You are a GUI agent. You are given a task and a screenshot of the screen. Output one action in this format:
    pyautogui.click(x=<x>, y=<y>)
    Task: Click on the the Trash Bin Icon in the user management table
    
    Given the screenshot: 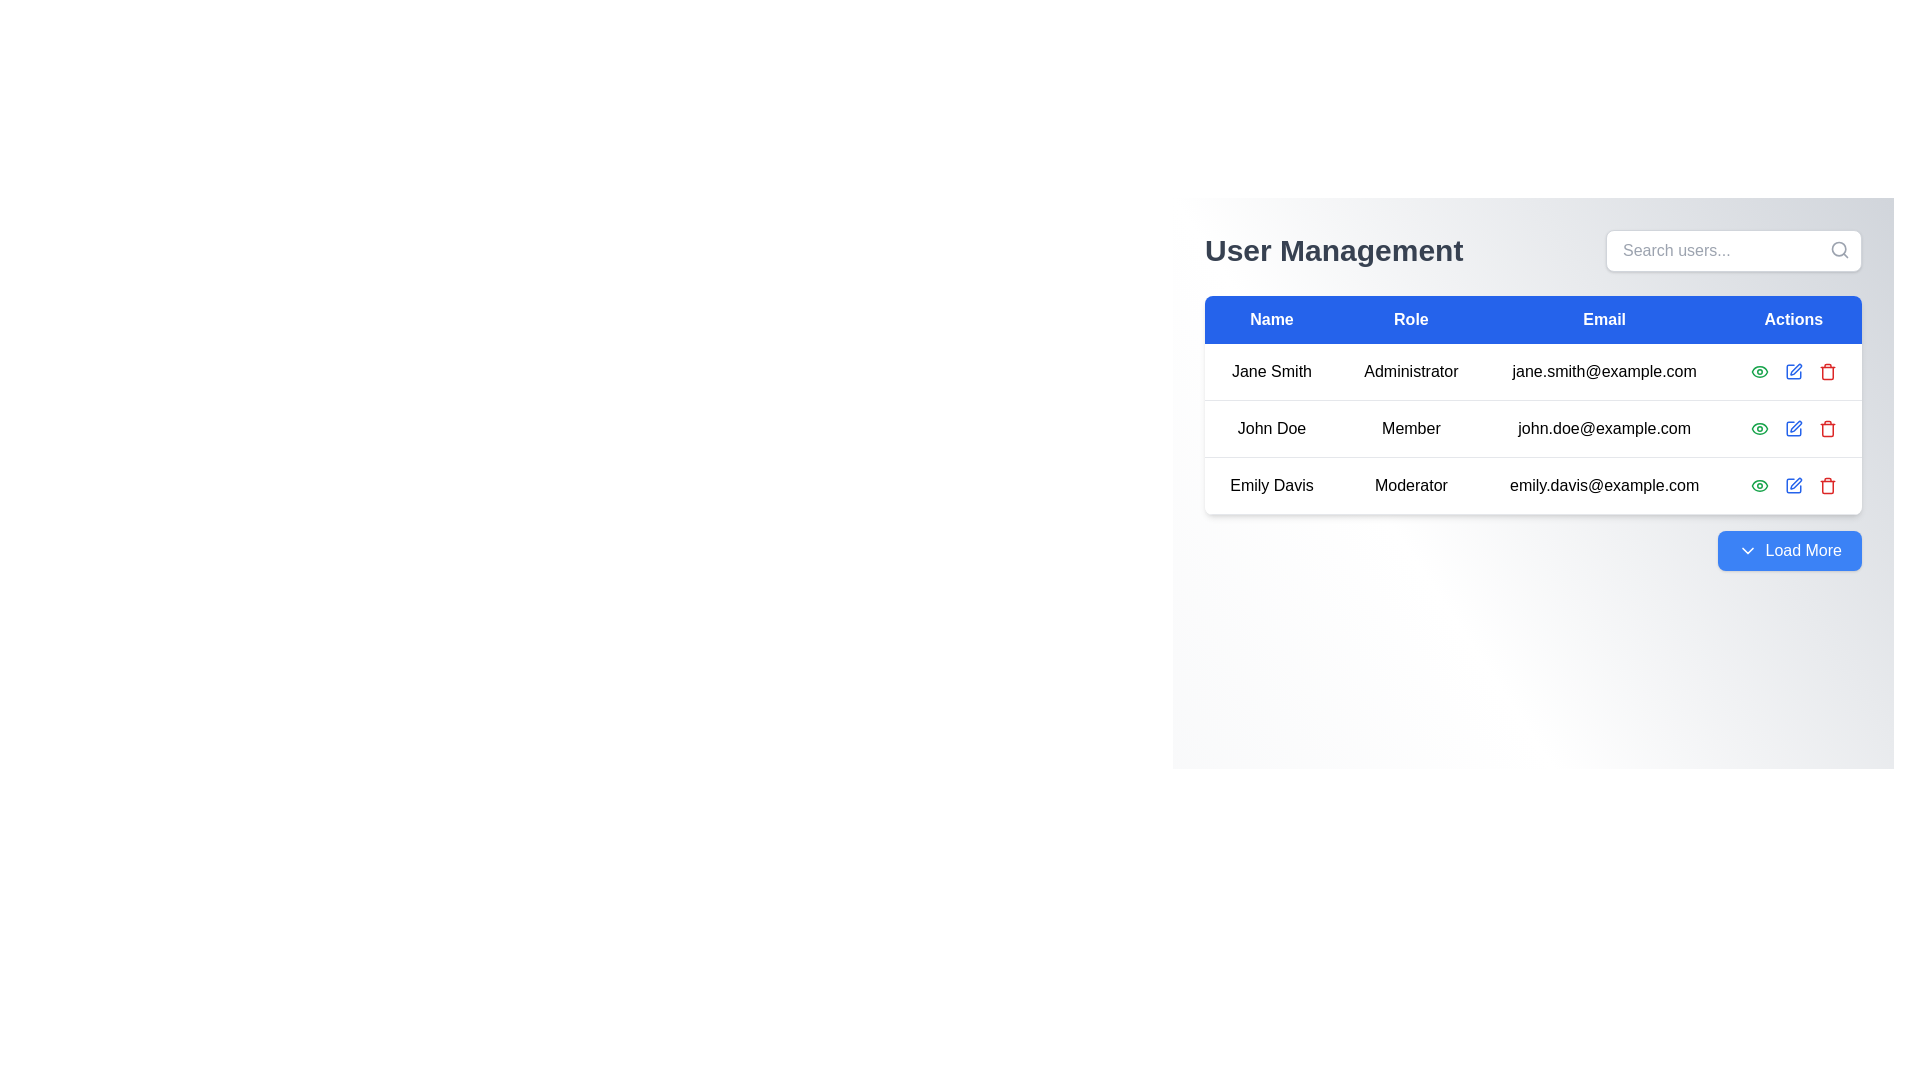 What is the action you would take?
    pyautogui.click(x=1827, y=371)
    